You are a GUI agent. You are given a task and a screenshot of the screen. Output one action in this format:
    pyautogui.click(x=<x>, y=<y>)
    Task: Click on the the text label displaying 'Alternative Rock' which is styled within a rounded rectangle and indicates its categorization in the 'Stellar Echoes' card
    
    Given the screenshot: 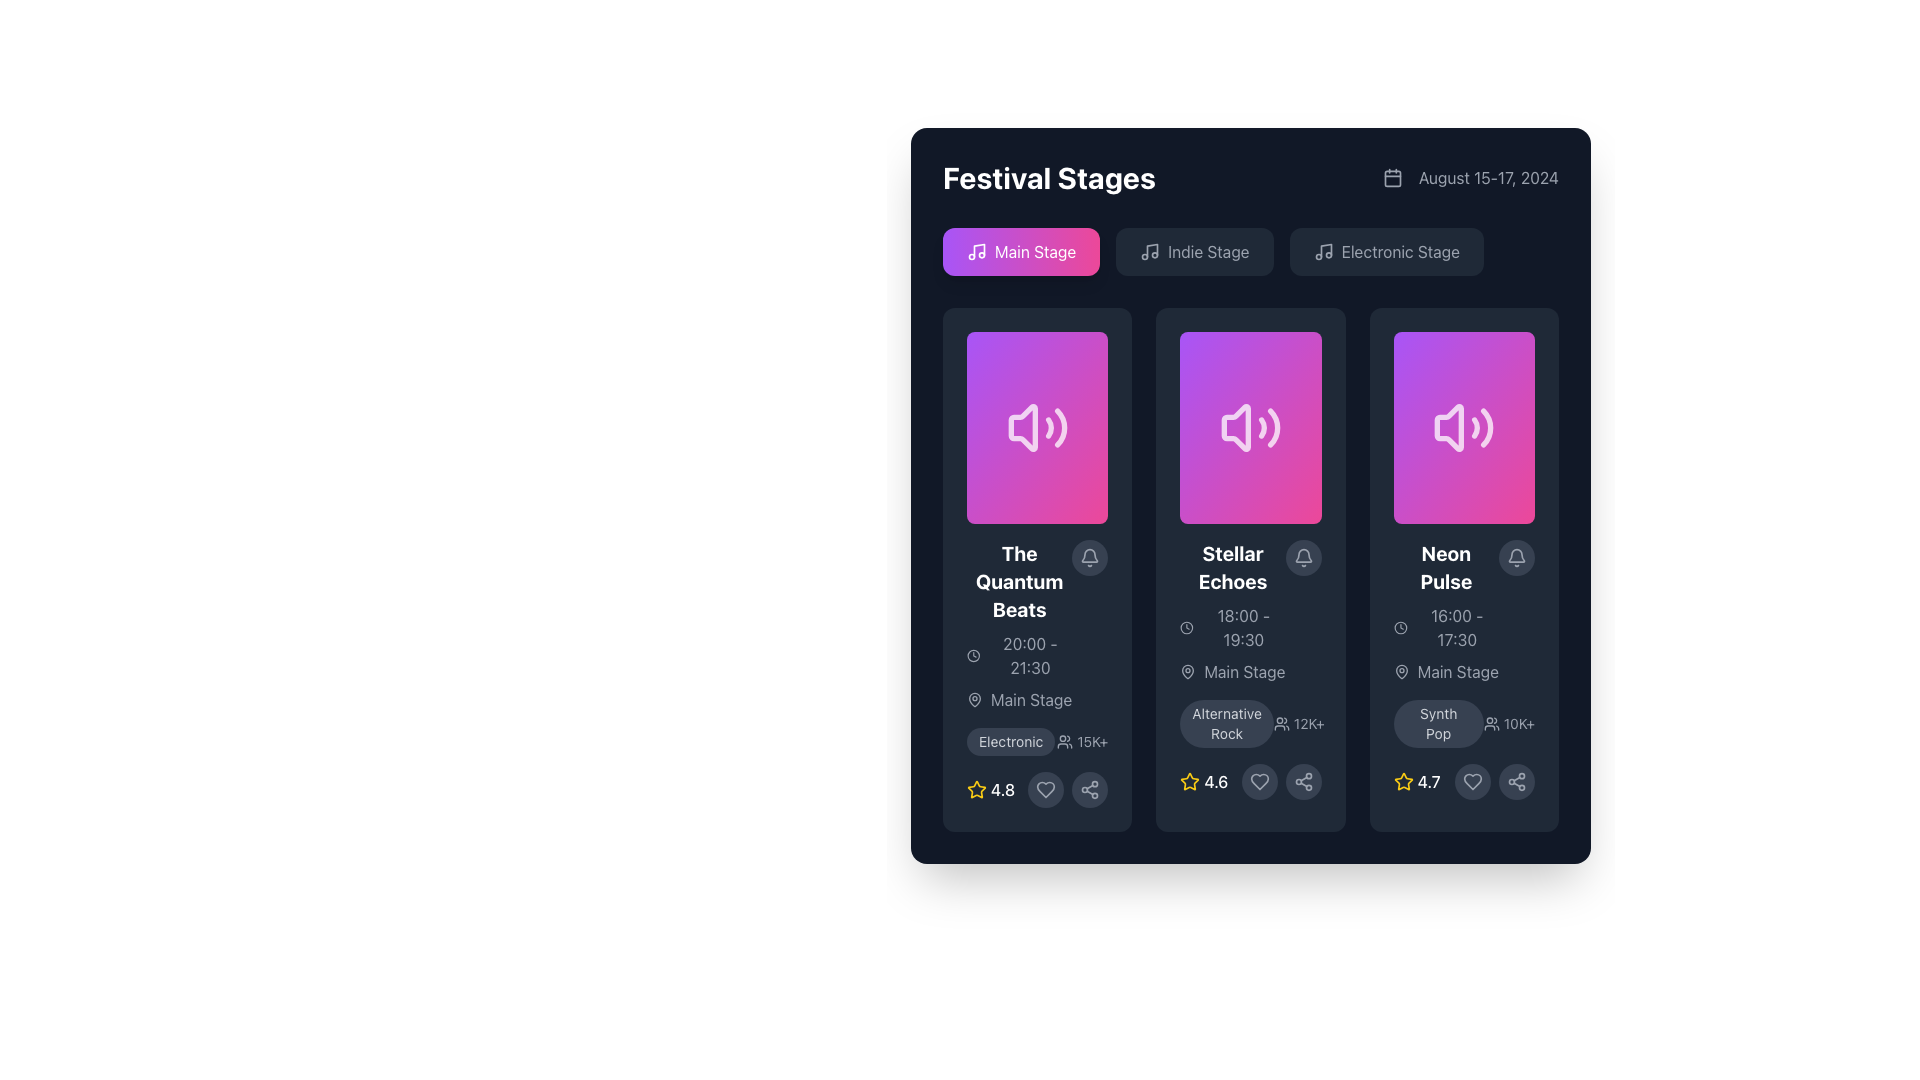 What is the action you would take?
    pyautogui.click(x=1250, y=724)
    